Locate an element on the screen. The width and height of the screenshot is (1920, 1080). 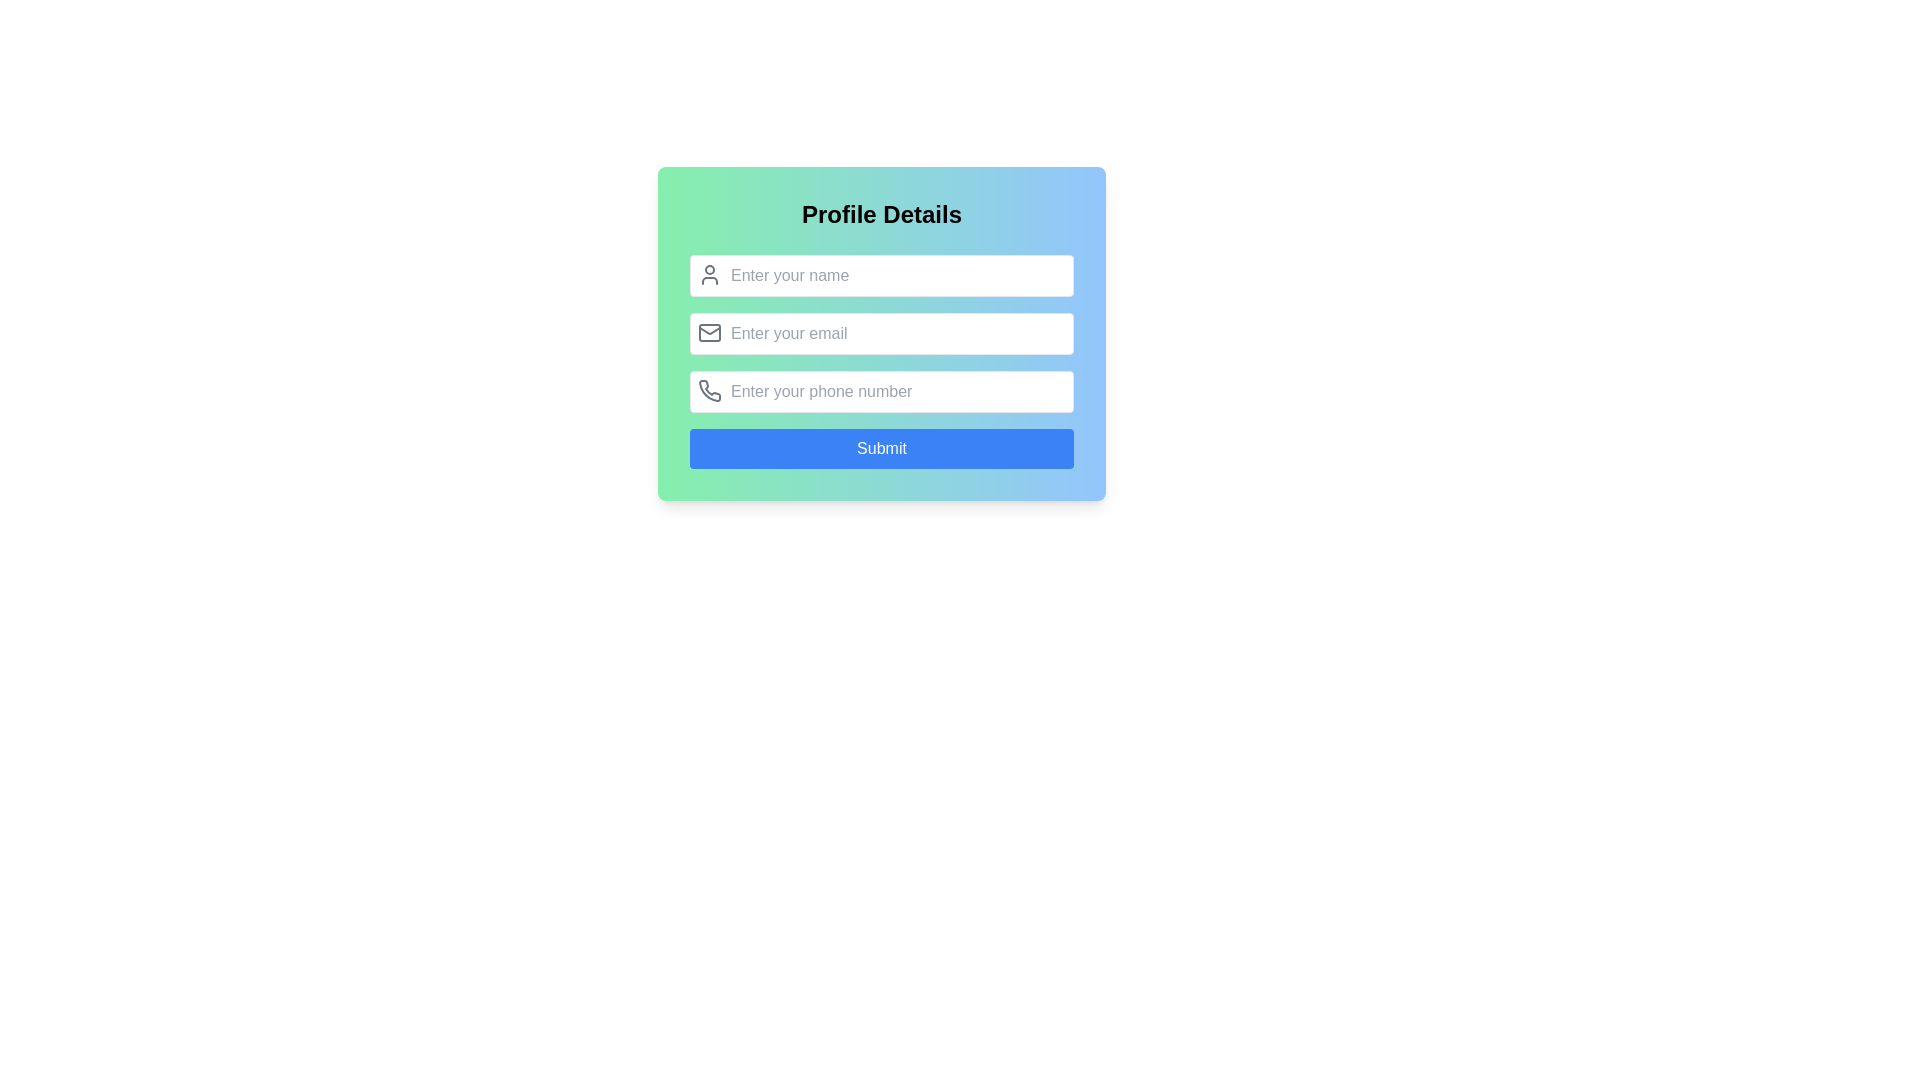
the submit button located at the bottom of the form interface is located at coordinates (881, 447).